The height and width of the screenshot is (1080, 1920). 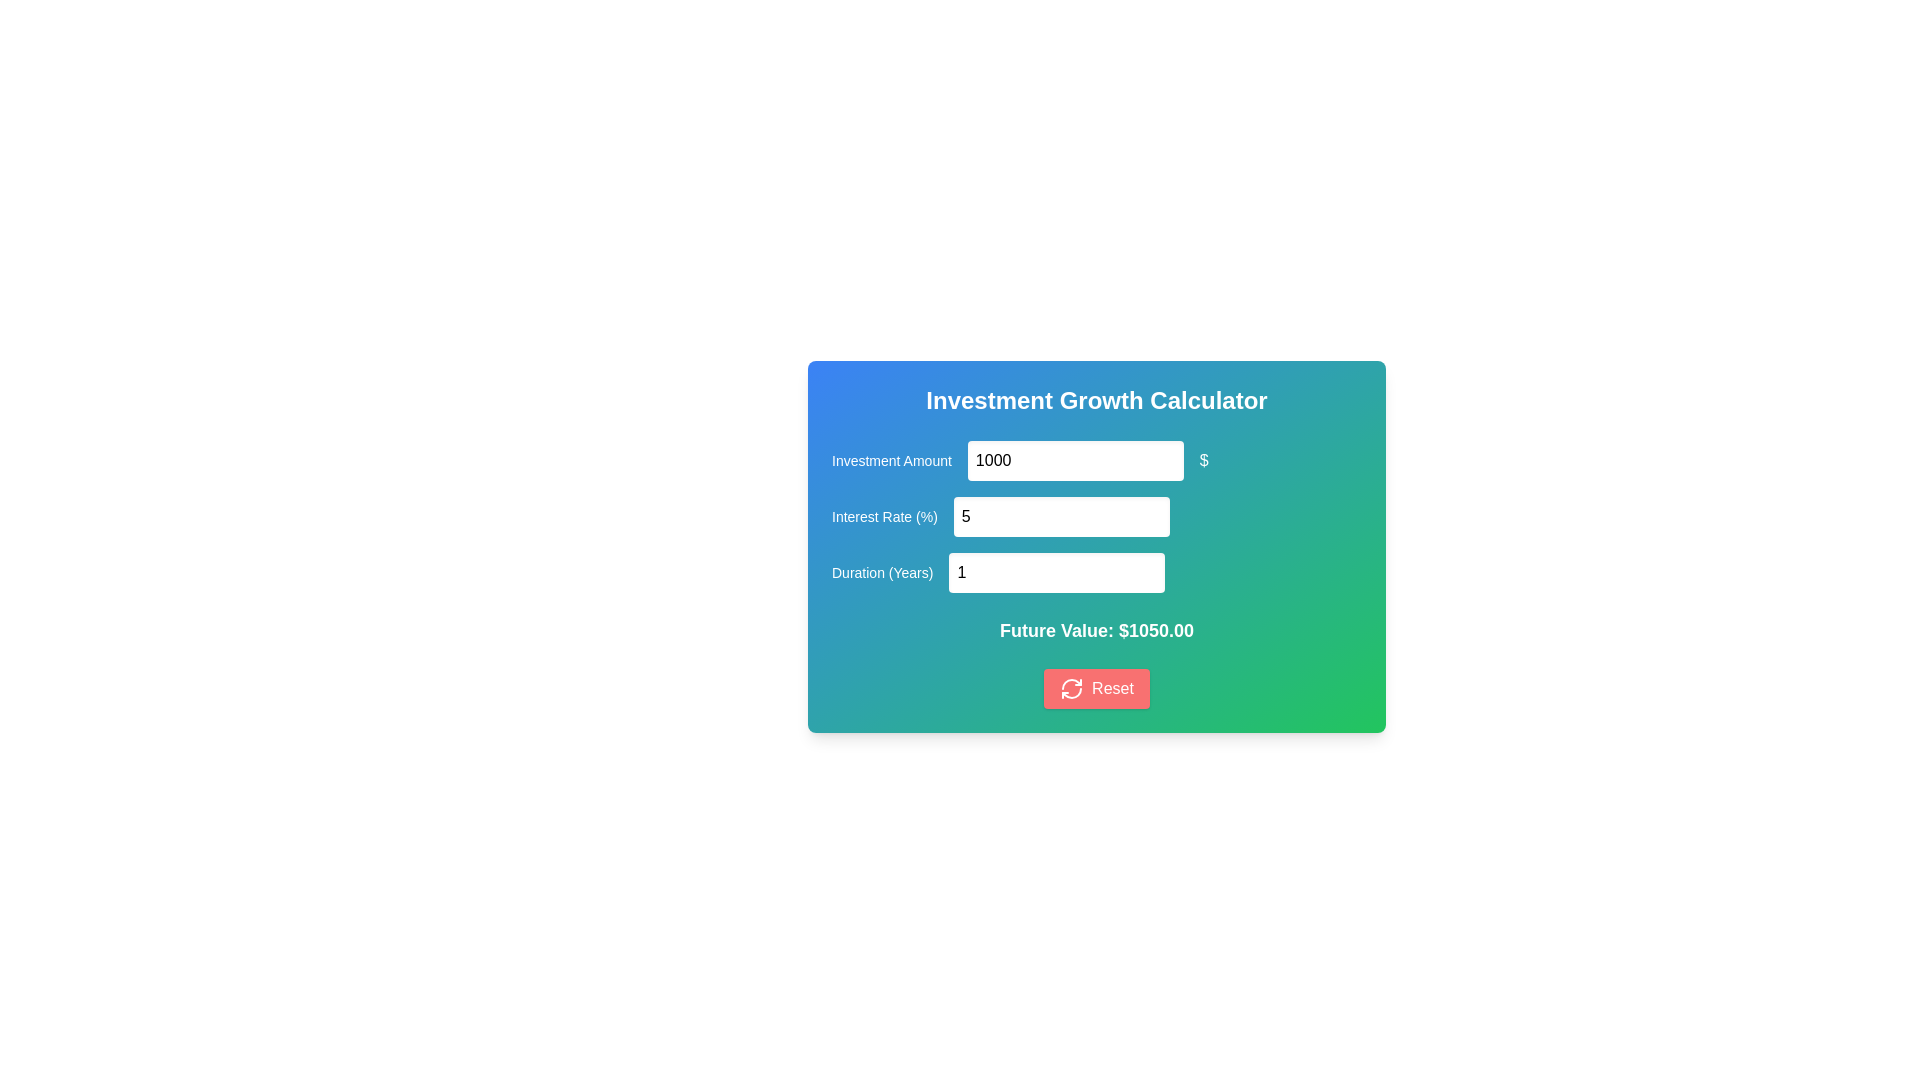 What do you see at coordinates (1096, 401) in the screenshot?
I see `the header displaying 'Investment Growth Calculator' which is positioned centrally at the top of the panel with a gradient background` at bounding box center [1096, 401].